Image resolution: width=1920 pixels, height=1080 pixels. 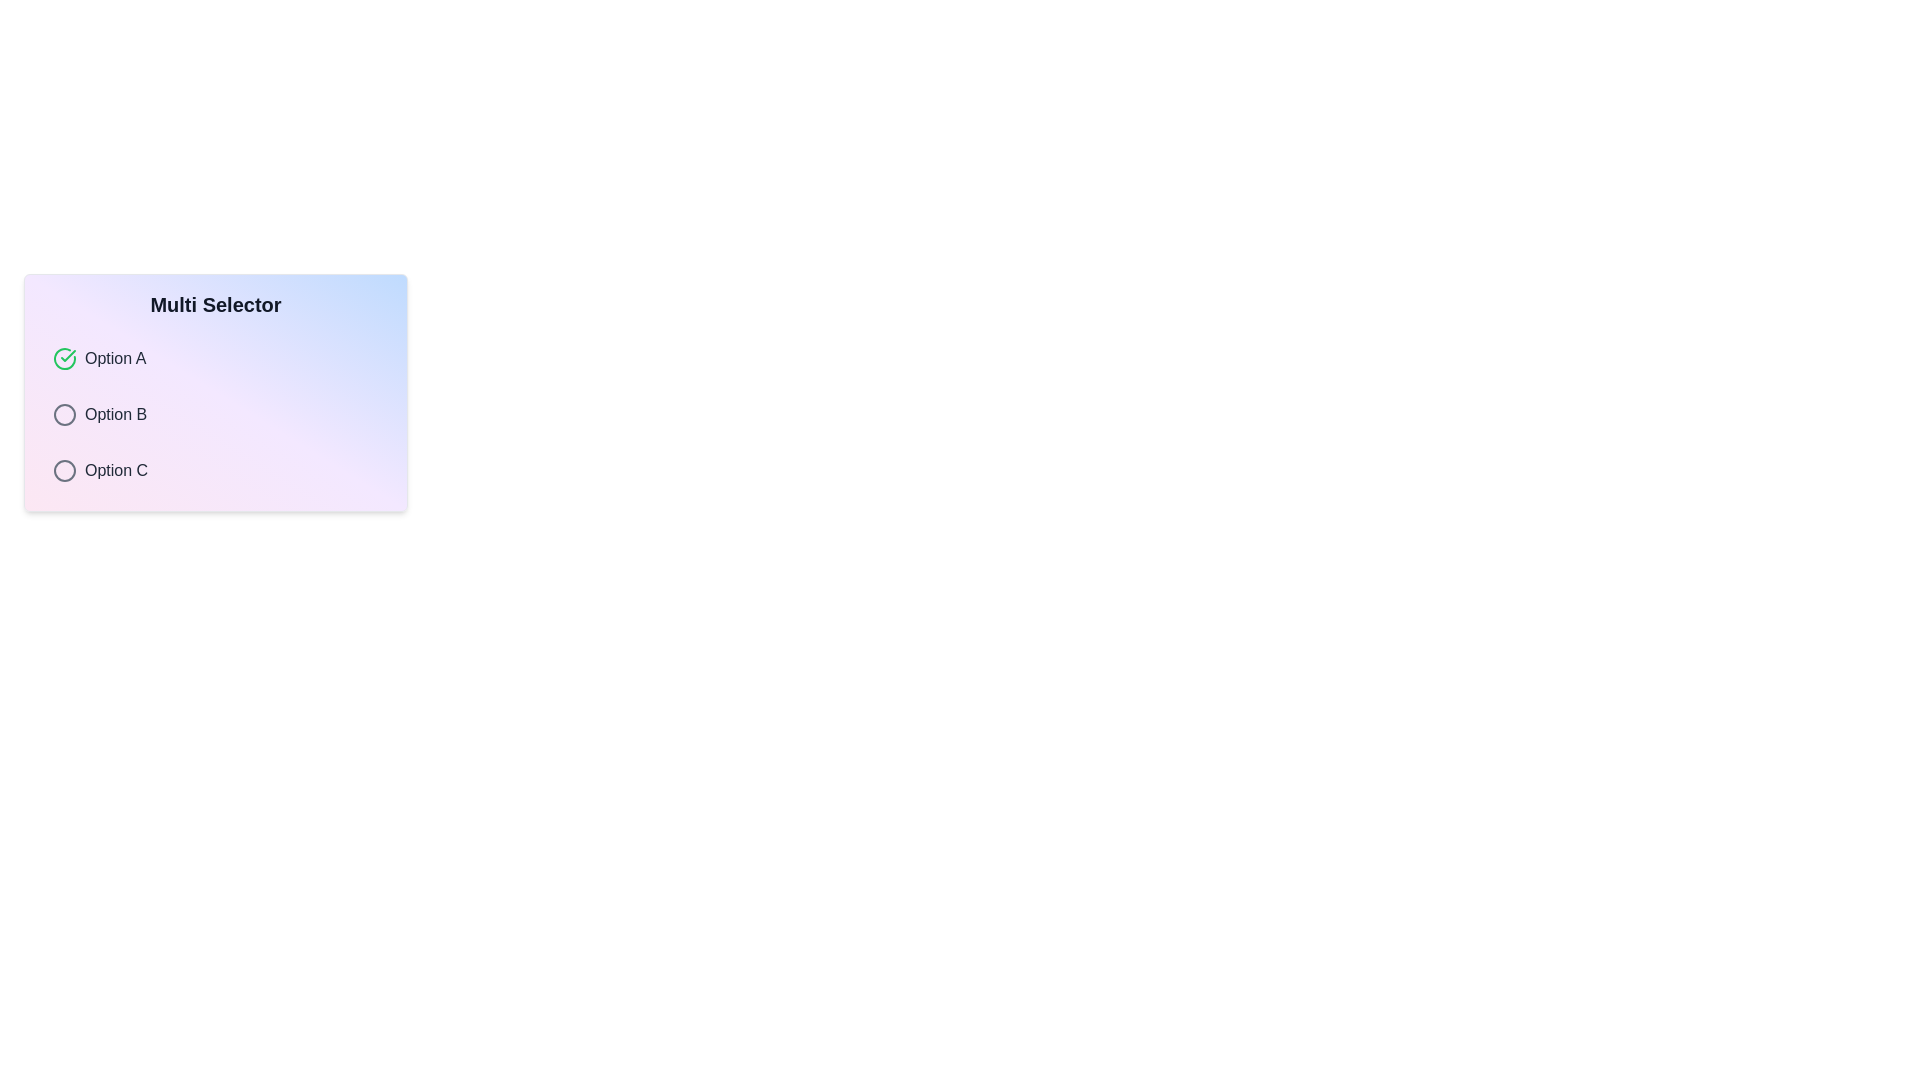 What do you see at coordinates (65, 357) in the screenshot?
I see `the 'Option A' element to deselect it` at bounding box center [65, 357].